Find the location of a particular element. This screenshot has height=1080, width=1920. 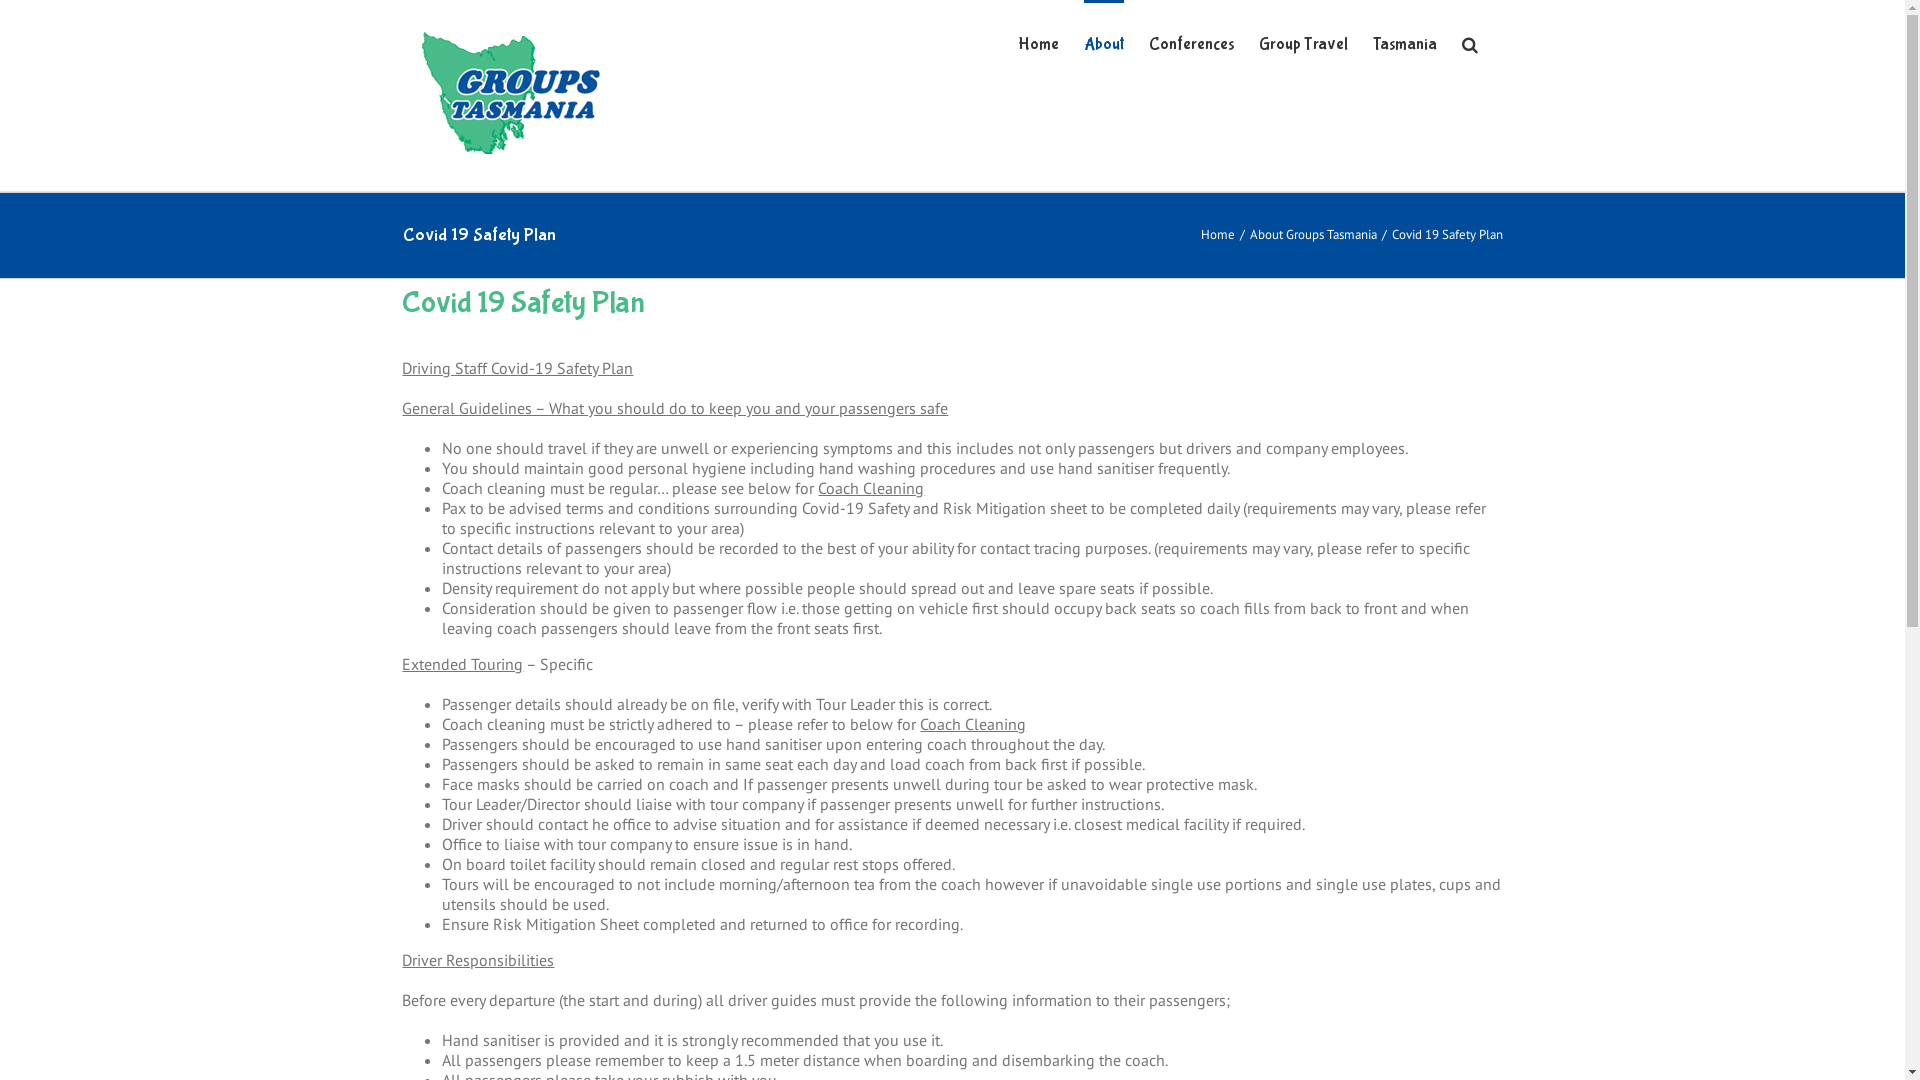

'Conferences' is located at coordinates (1190, 42).